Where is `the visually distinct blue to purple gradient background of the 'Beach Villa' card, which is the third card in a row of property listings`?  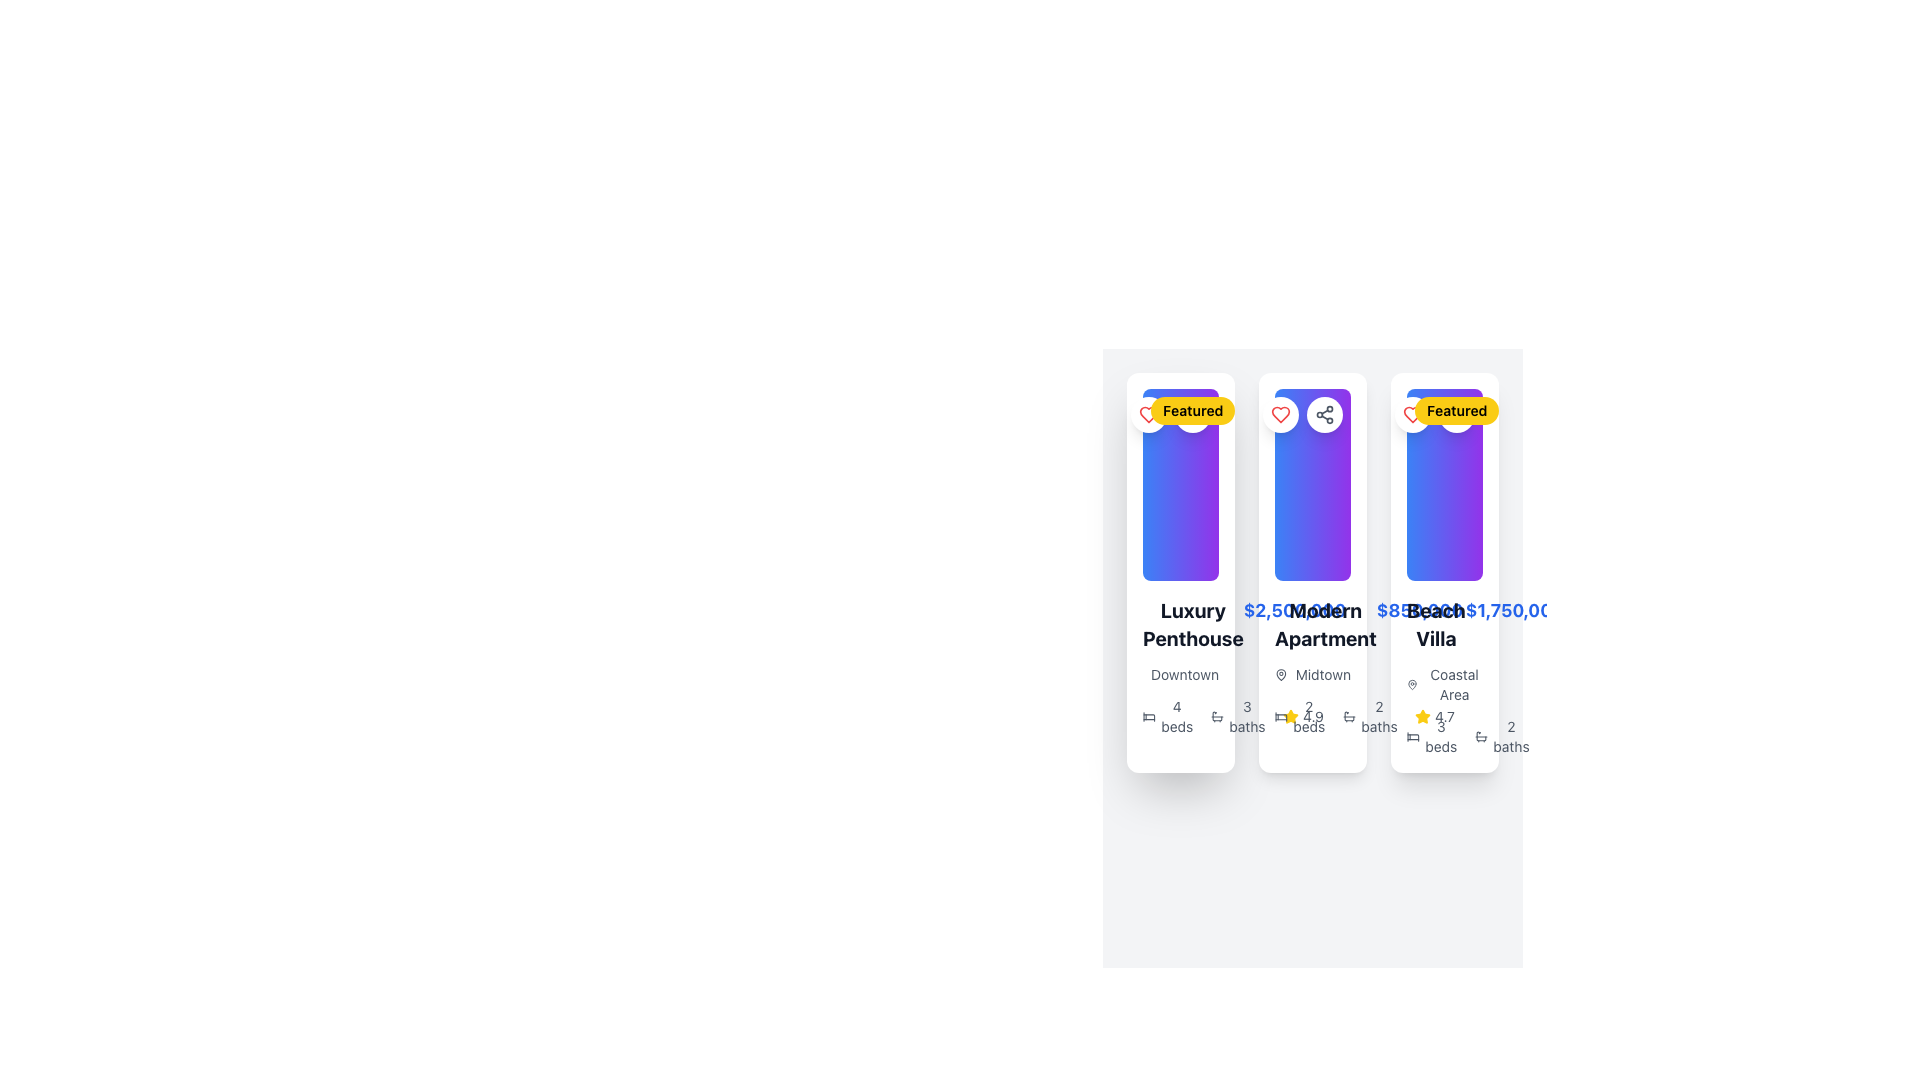
the visually distinct blue to purple gradient background of the 'Beach Villa' card, which is the third card in a row of property listings is located at coordinates (1444, 485).